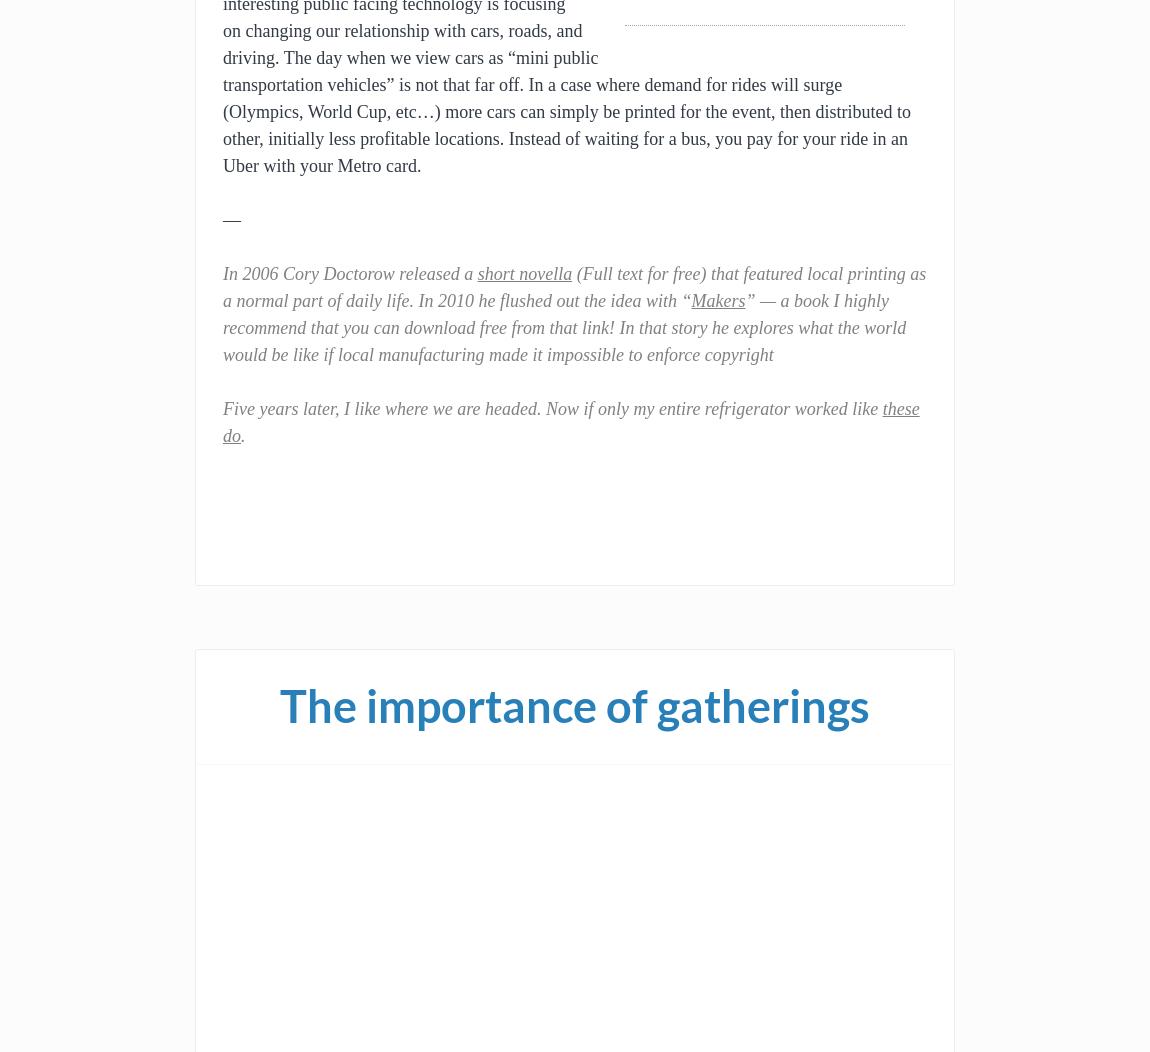 This screenshot has height=1052, width=1150. What do you see at coordinates (221, 125) in the screenshot?
I see `'In a case where demand for rides will surge (Olympics, World Cup, etc…) more cars can simply be printed for the event, then distributed to other, initially less profitable locations. Instead of waiting for a bus, you pay for your ride in an Uber with your Metro card.'` at bounding box center [221, 125].